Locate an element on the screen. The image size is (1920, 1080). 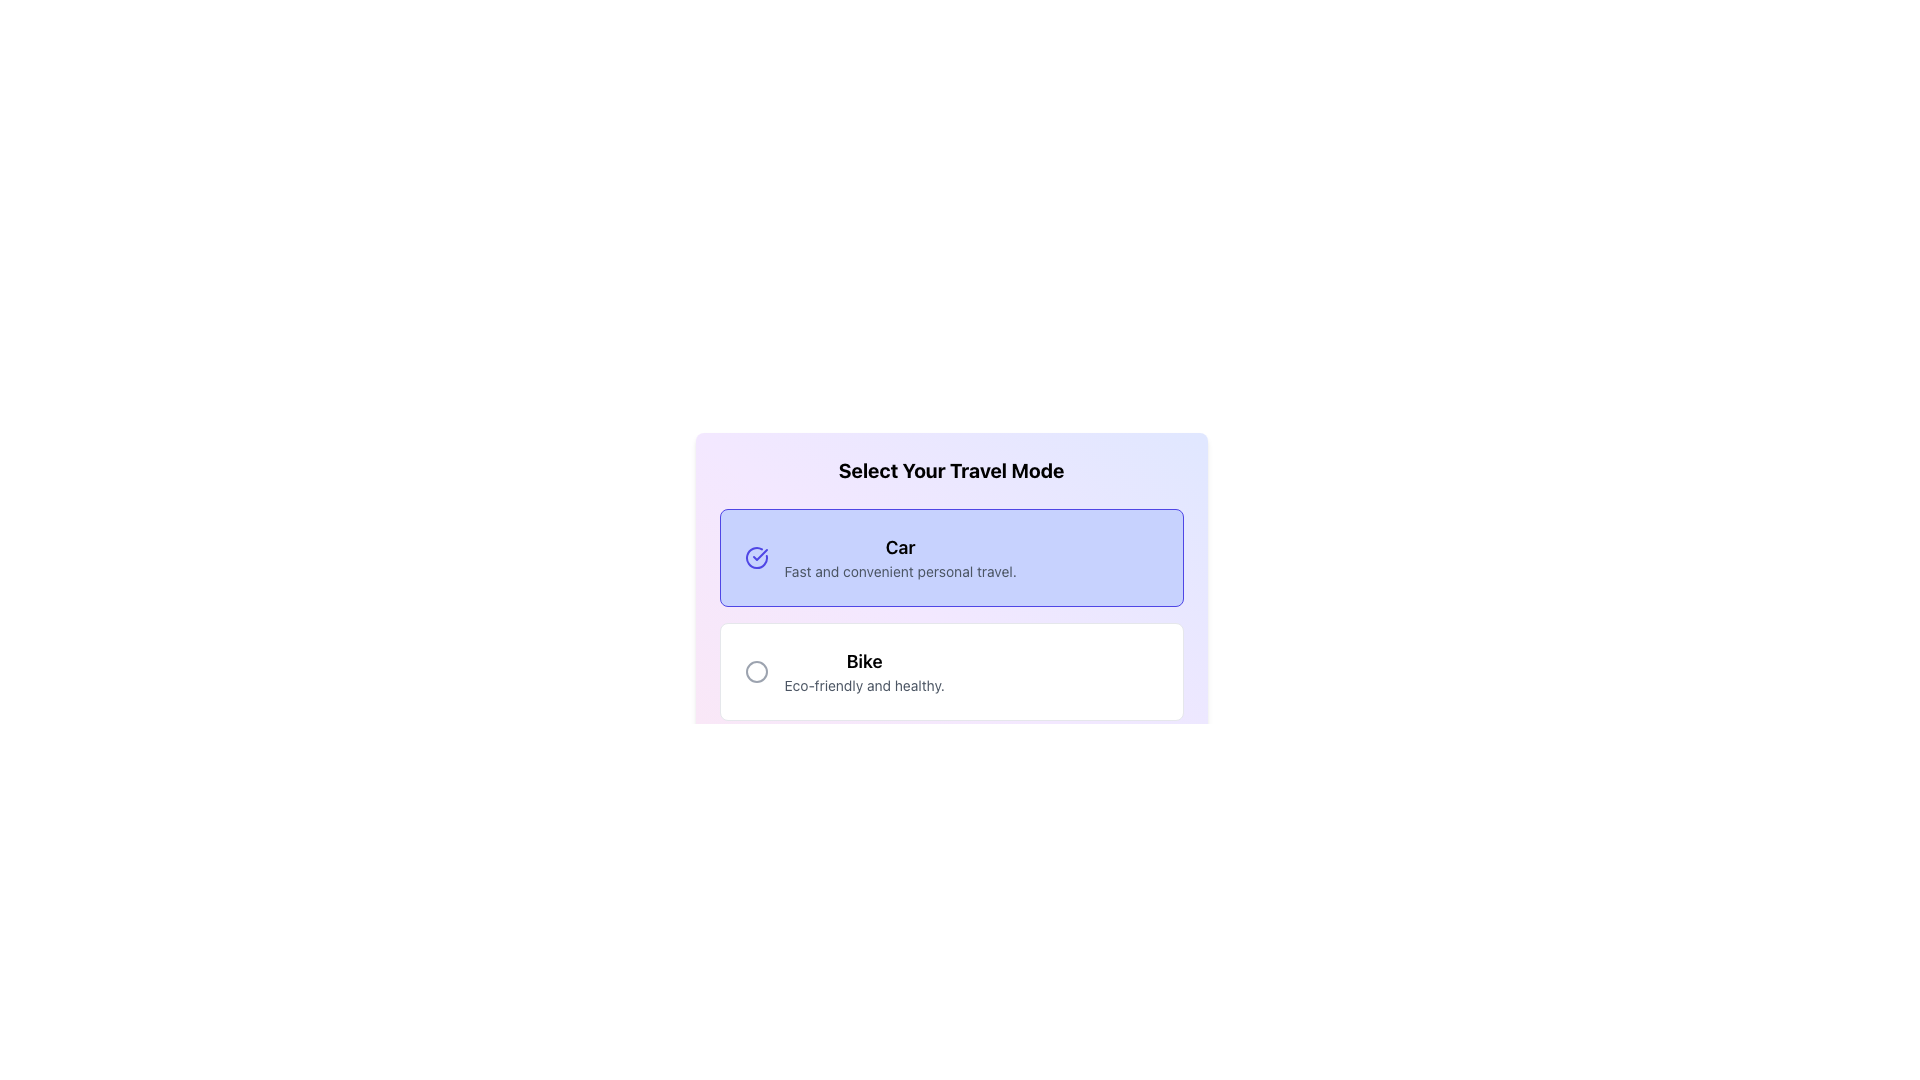
the decorative or functional icon indicating the 'Bike' choice in the 'Select Your Travel Mode' interface is located at coordinates (755, 671).